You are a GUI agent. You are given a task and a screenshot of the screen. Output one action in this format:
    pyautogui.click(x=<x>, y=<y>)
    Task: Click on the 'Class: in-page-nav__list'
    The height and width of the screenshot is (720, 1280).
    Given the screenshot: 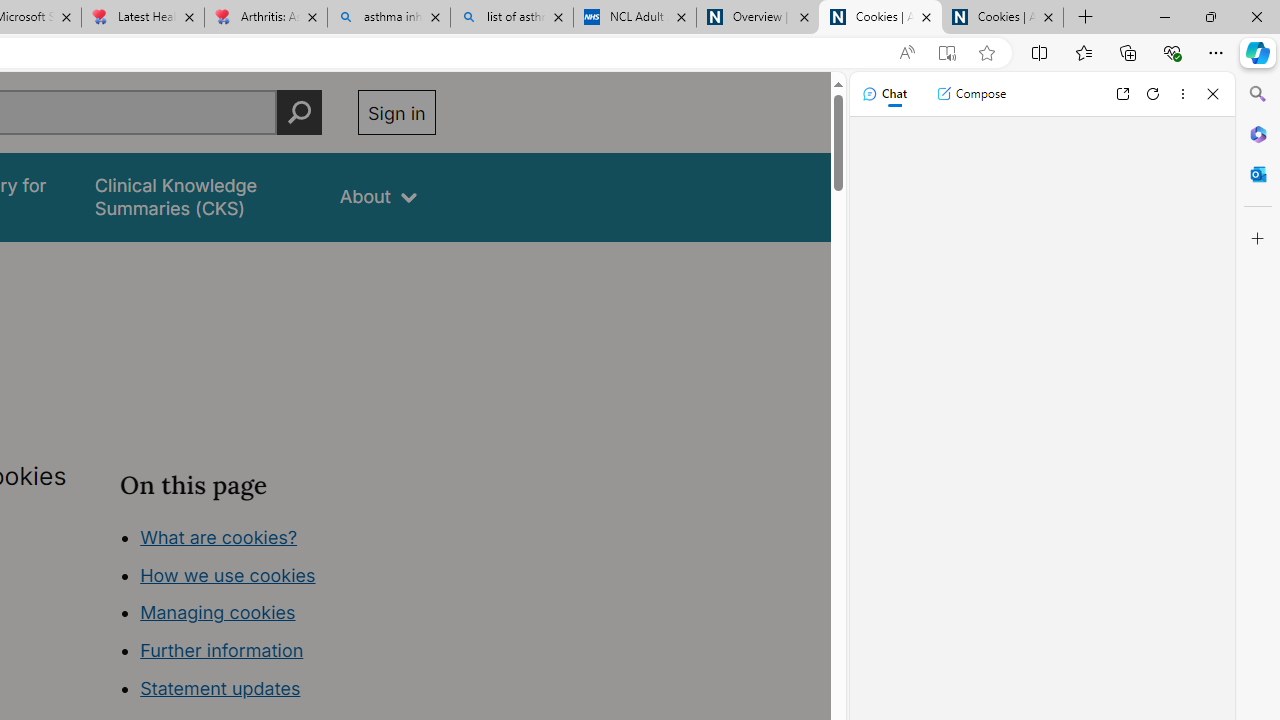 What is the action you would take?
    pyautogui.click(x=276, y=614)
    